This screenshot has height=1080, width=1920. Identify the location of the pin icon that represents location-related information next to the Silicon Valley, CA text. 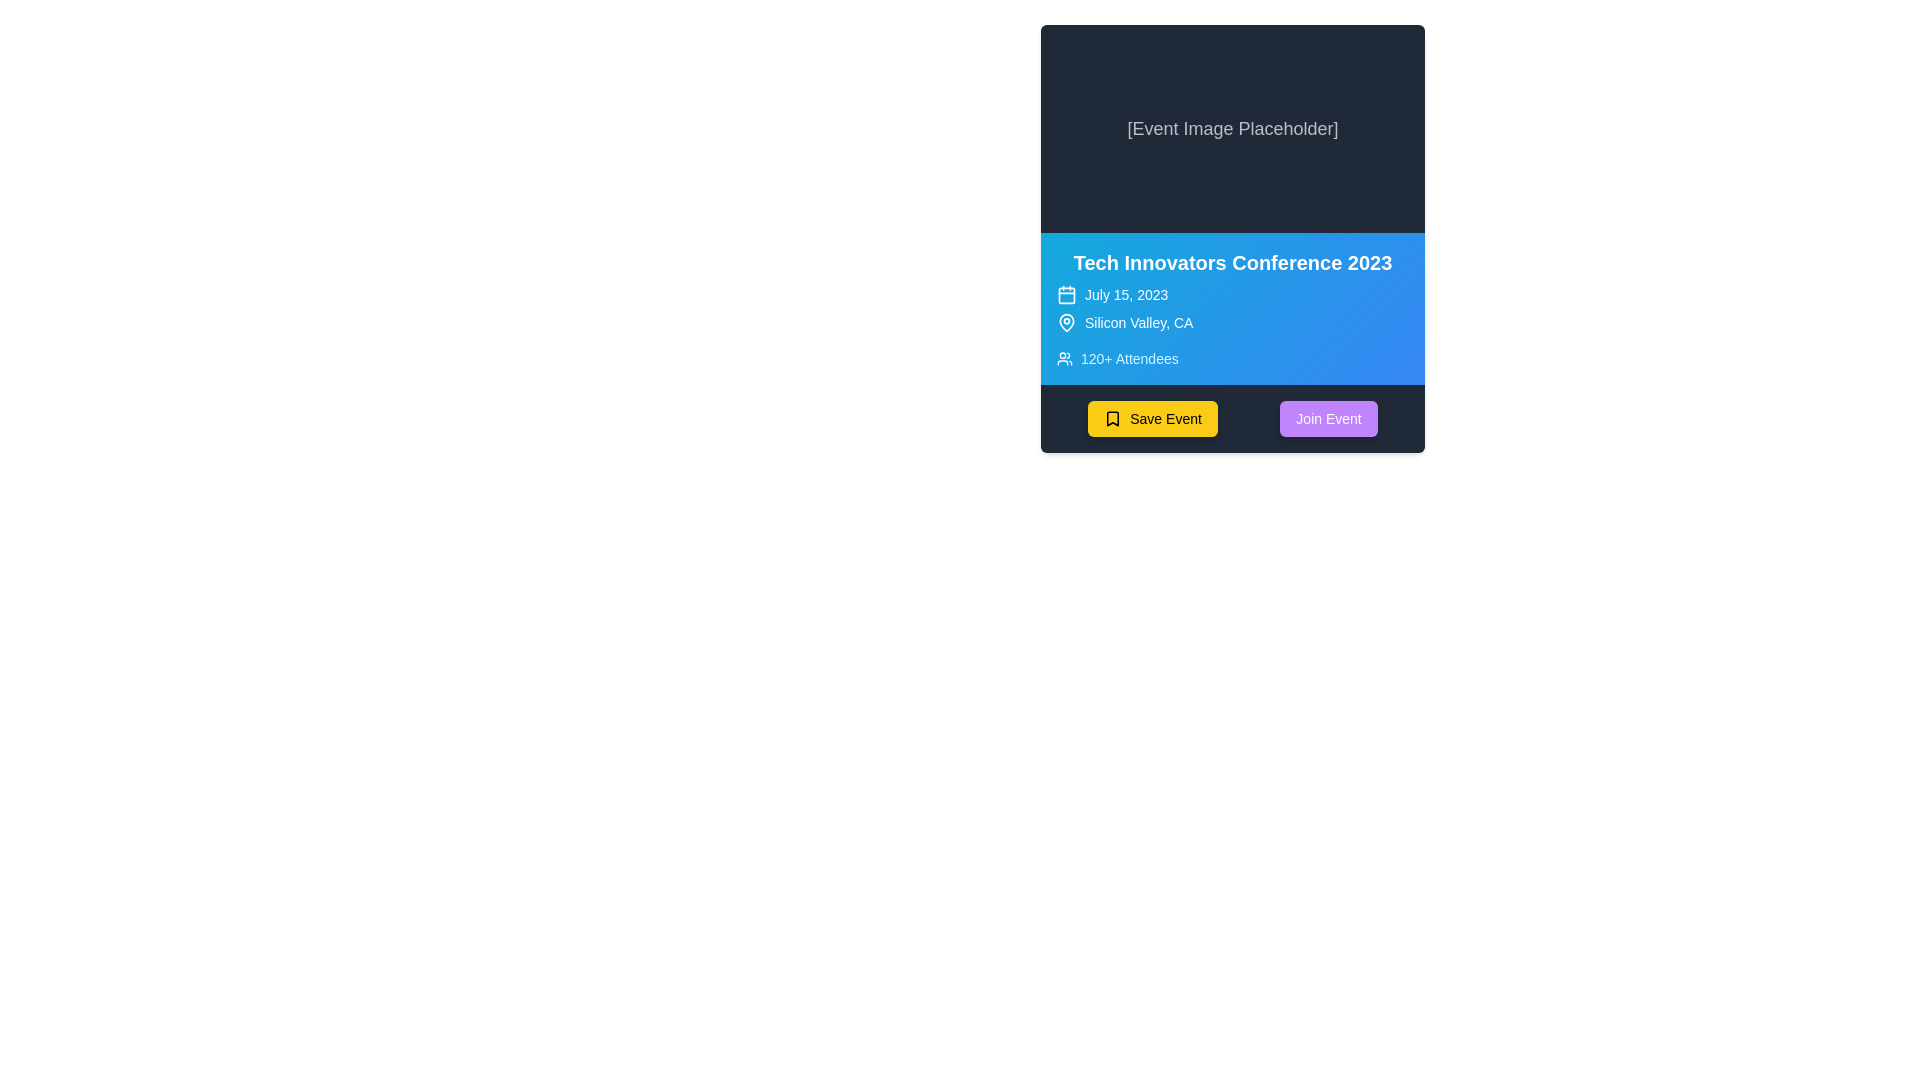
(1065, 320).